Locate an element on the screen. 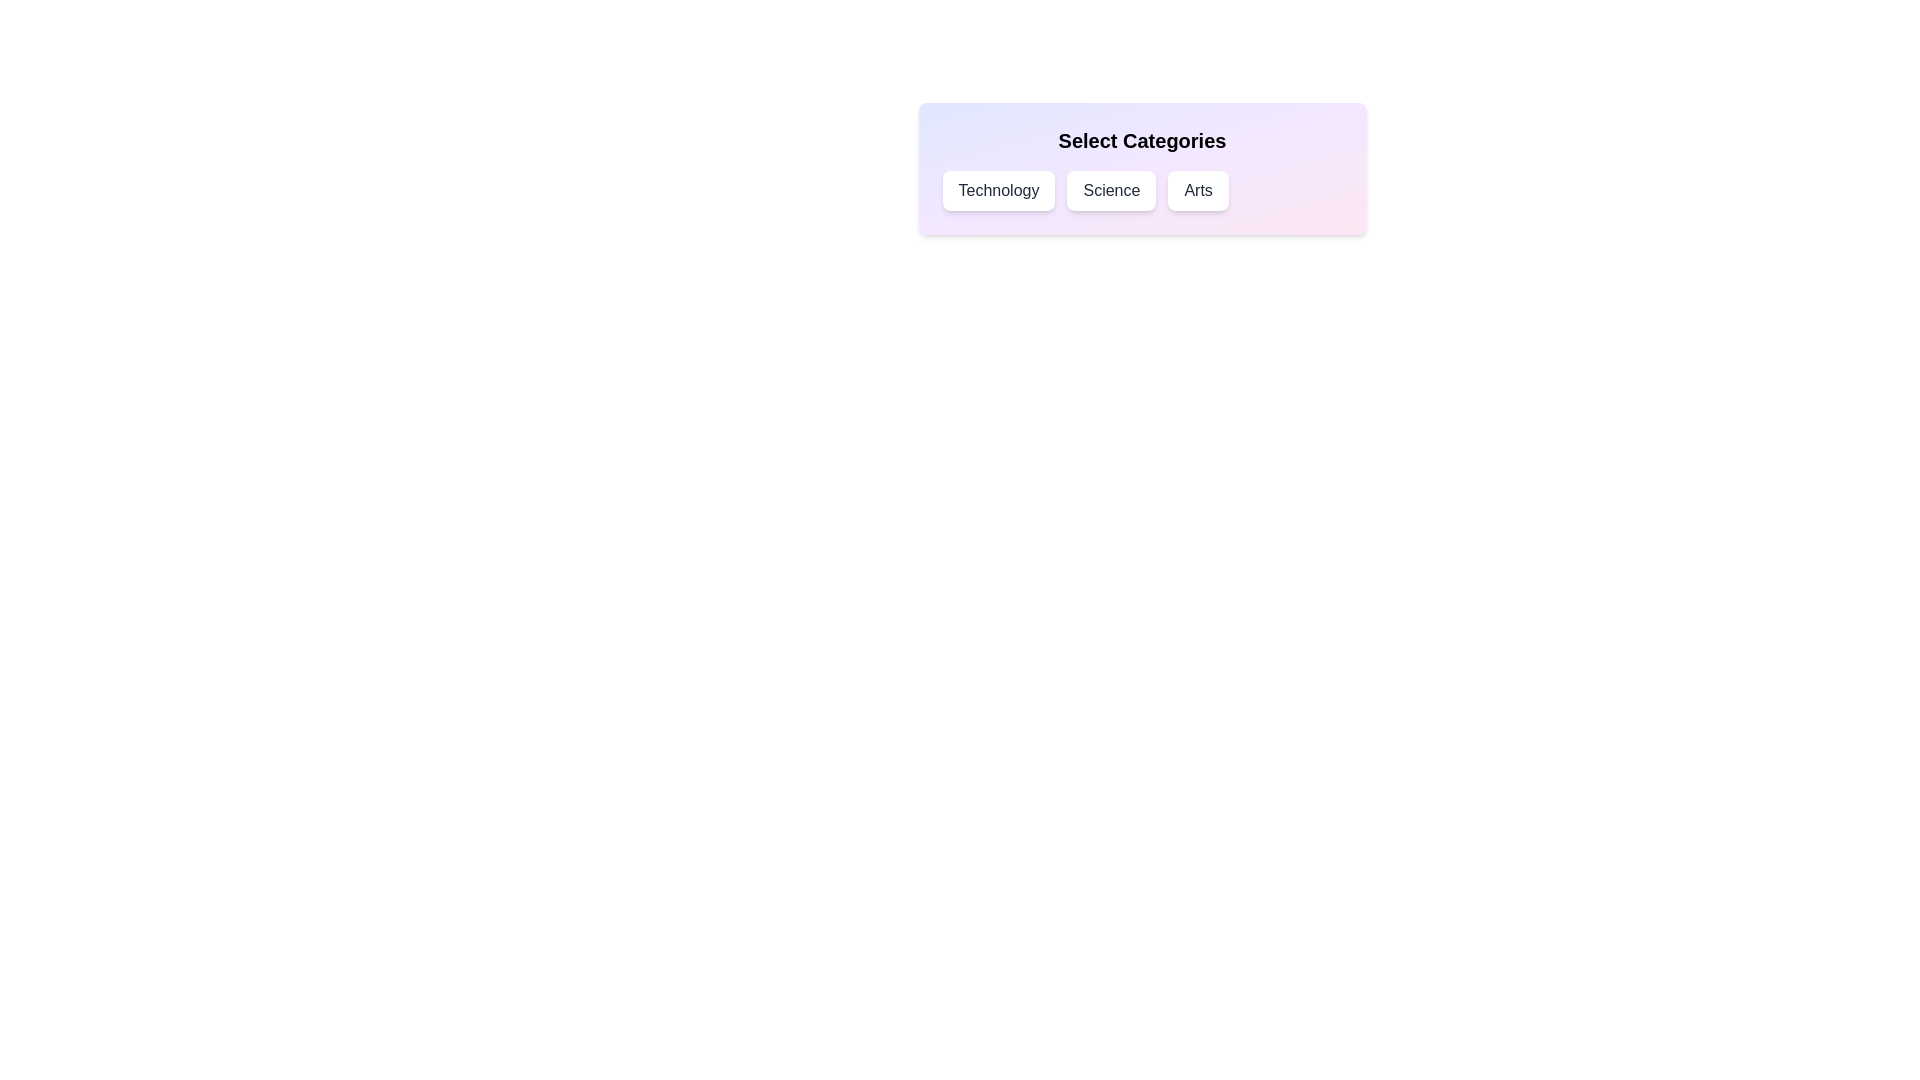  the Technology chip to toggle its selection state is located at coordinates (998, 191).